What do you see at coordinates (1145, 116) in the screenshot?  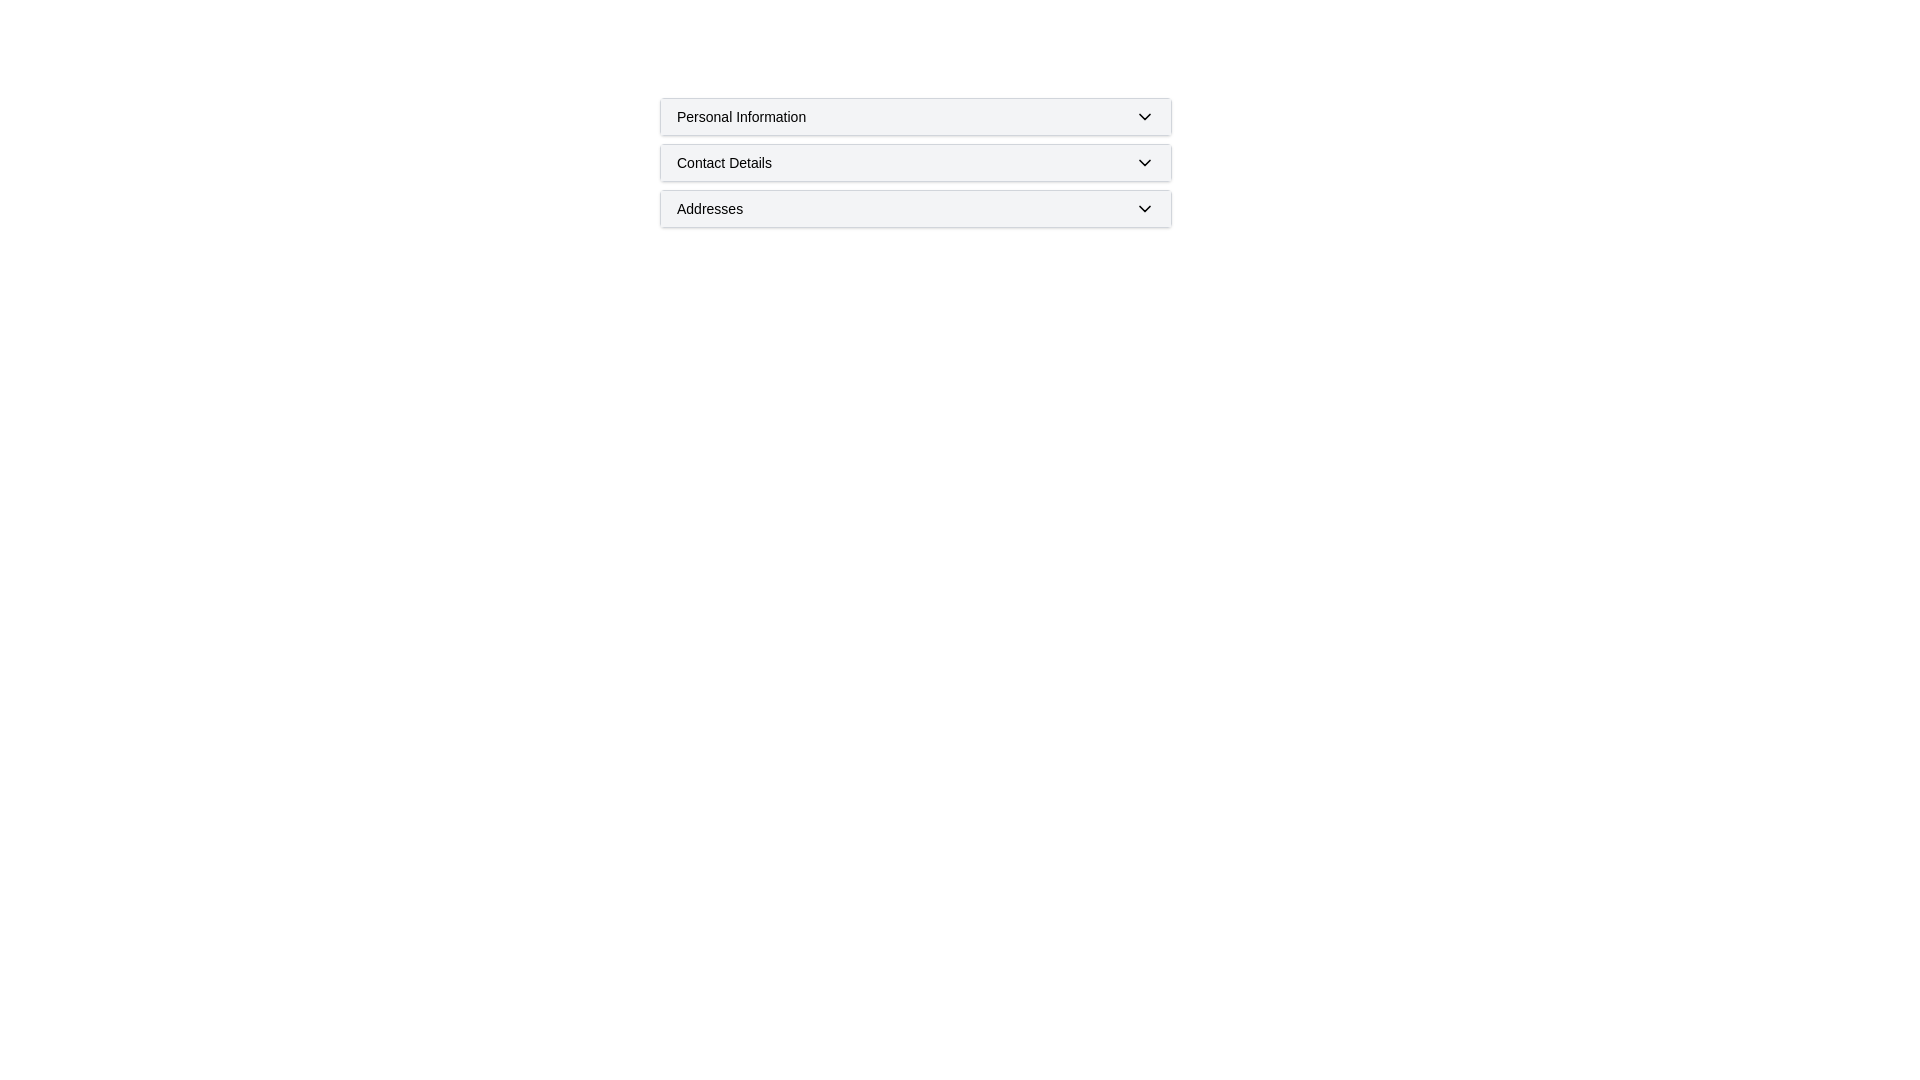 I see `the downward-pointing chevron icon with a black outline, located on the far right of the 'Personal Information' section header` at bounding box center [1145, 116].